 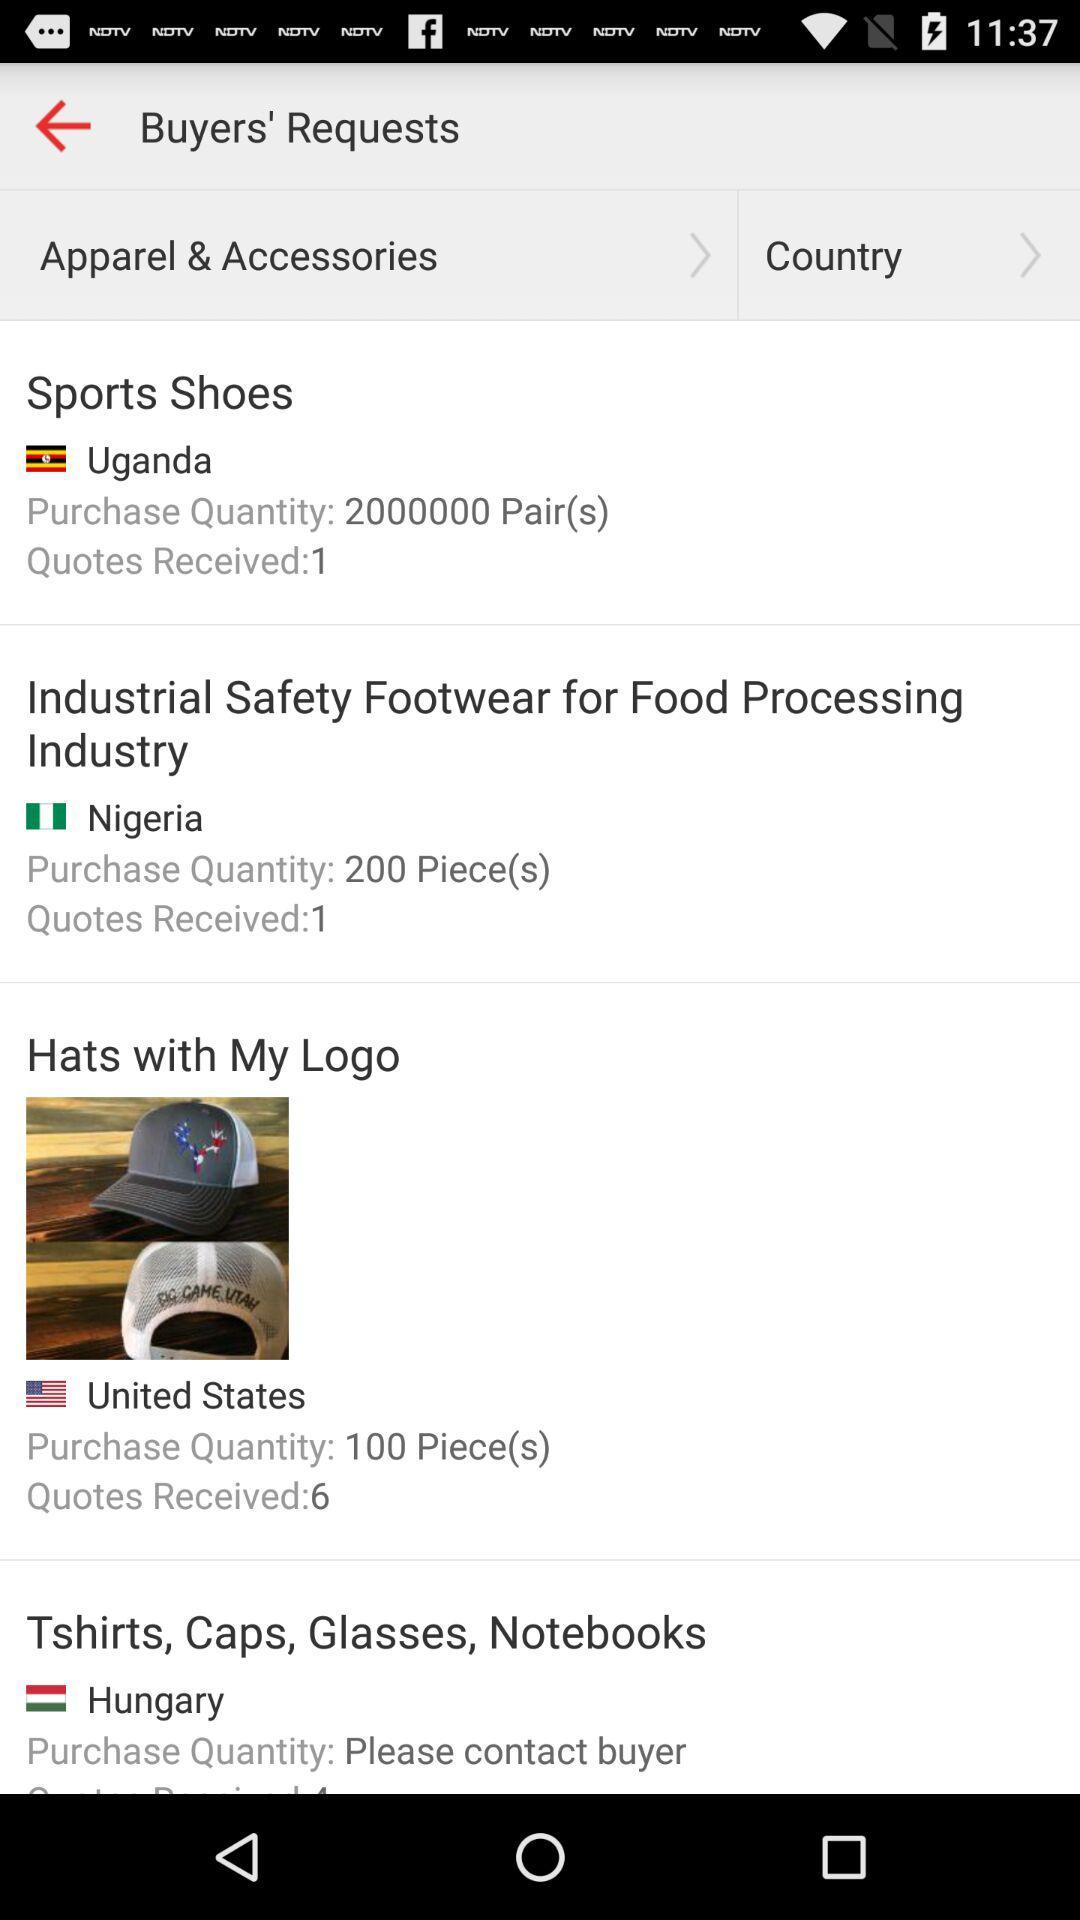 I want to click on the arrow_backward icon, so click(x=61, y=133).